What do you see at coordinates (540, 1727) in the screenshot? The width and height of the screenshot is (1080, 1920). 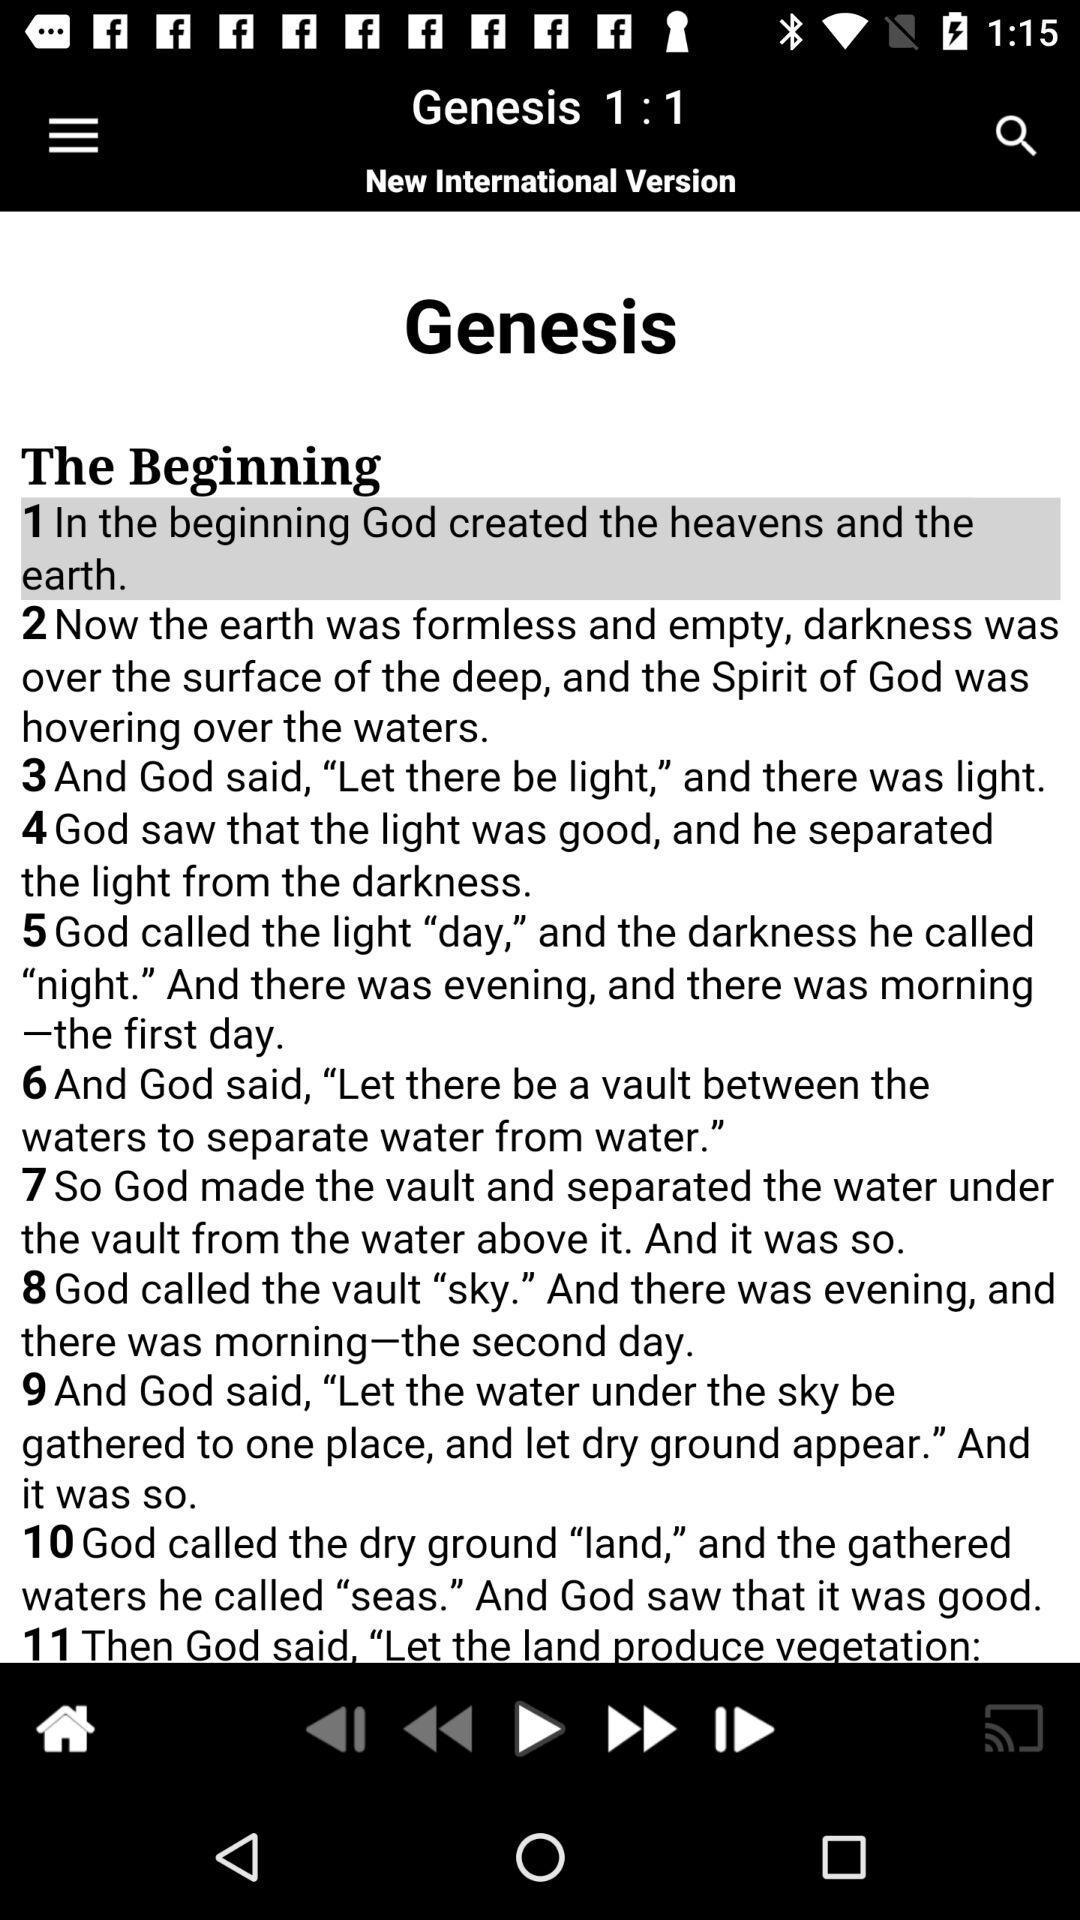 I see `the play icon` at bounding box center [540, 1727].